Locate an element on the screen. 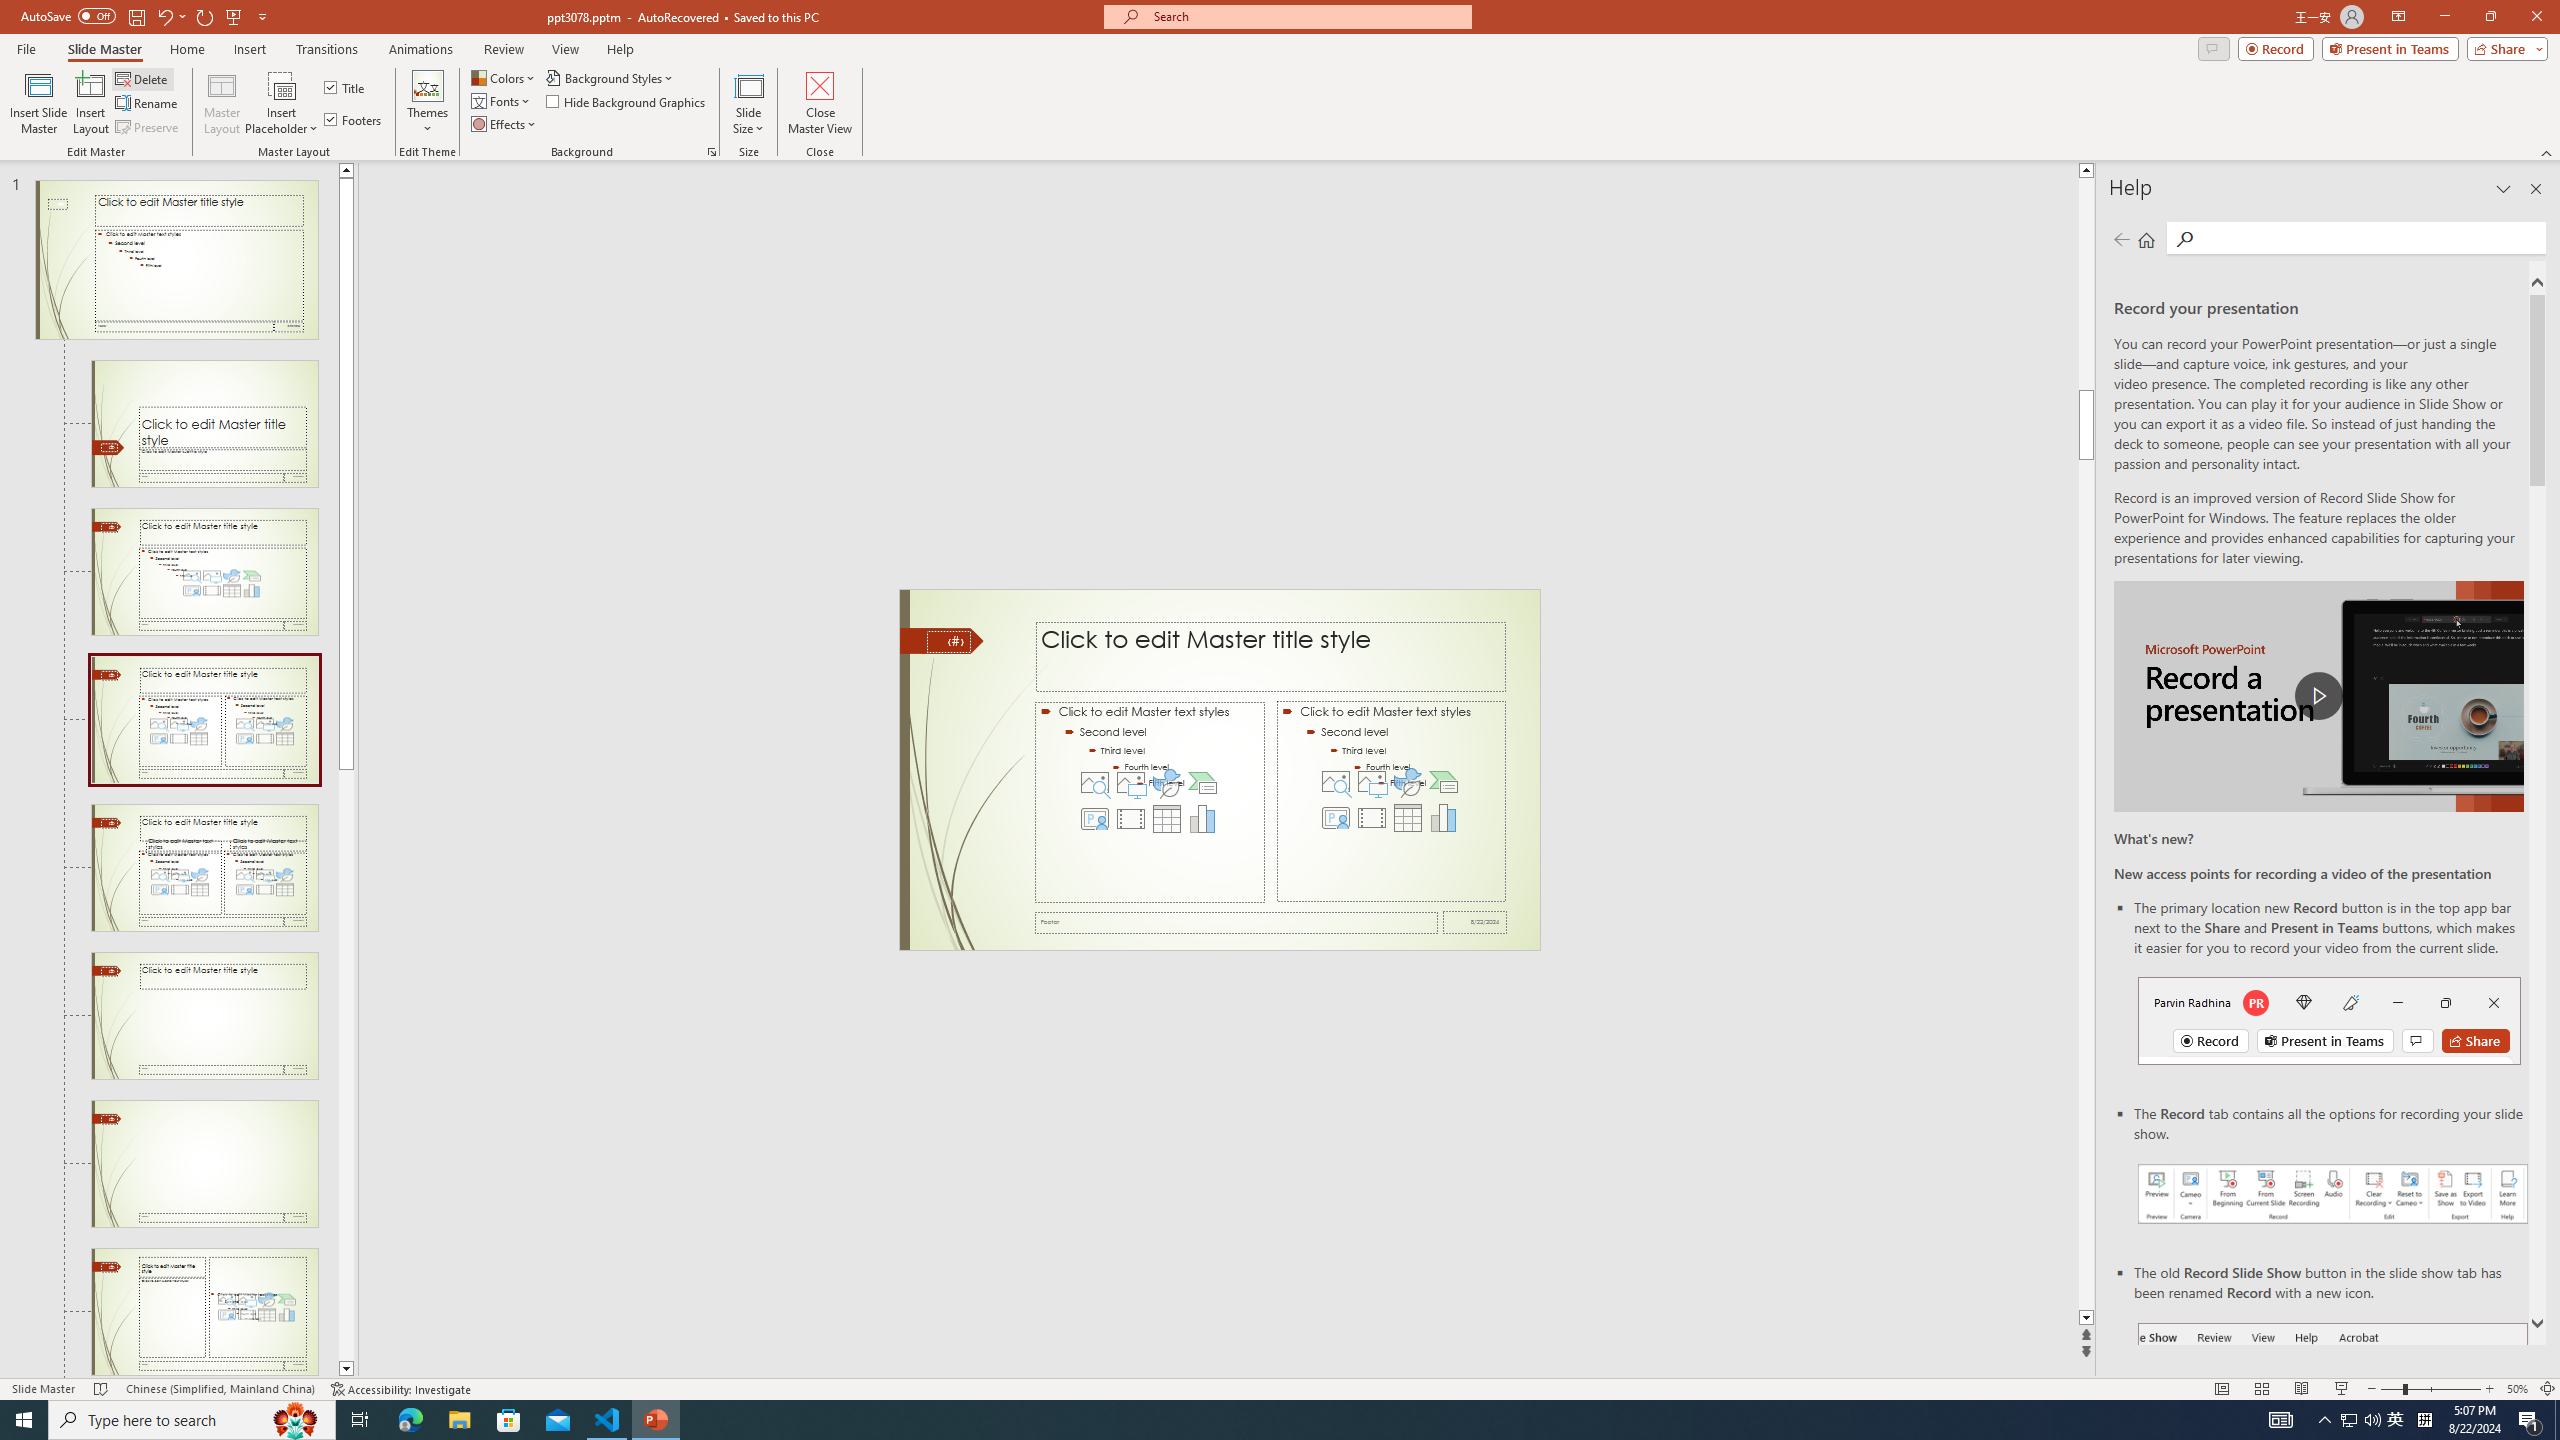 Image resolution: width=2560 pixels, height=1440 pixels. 'Rename' is located at coordinates (147, 103).